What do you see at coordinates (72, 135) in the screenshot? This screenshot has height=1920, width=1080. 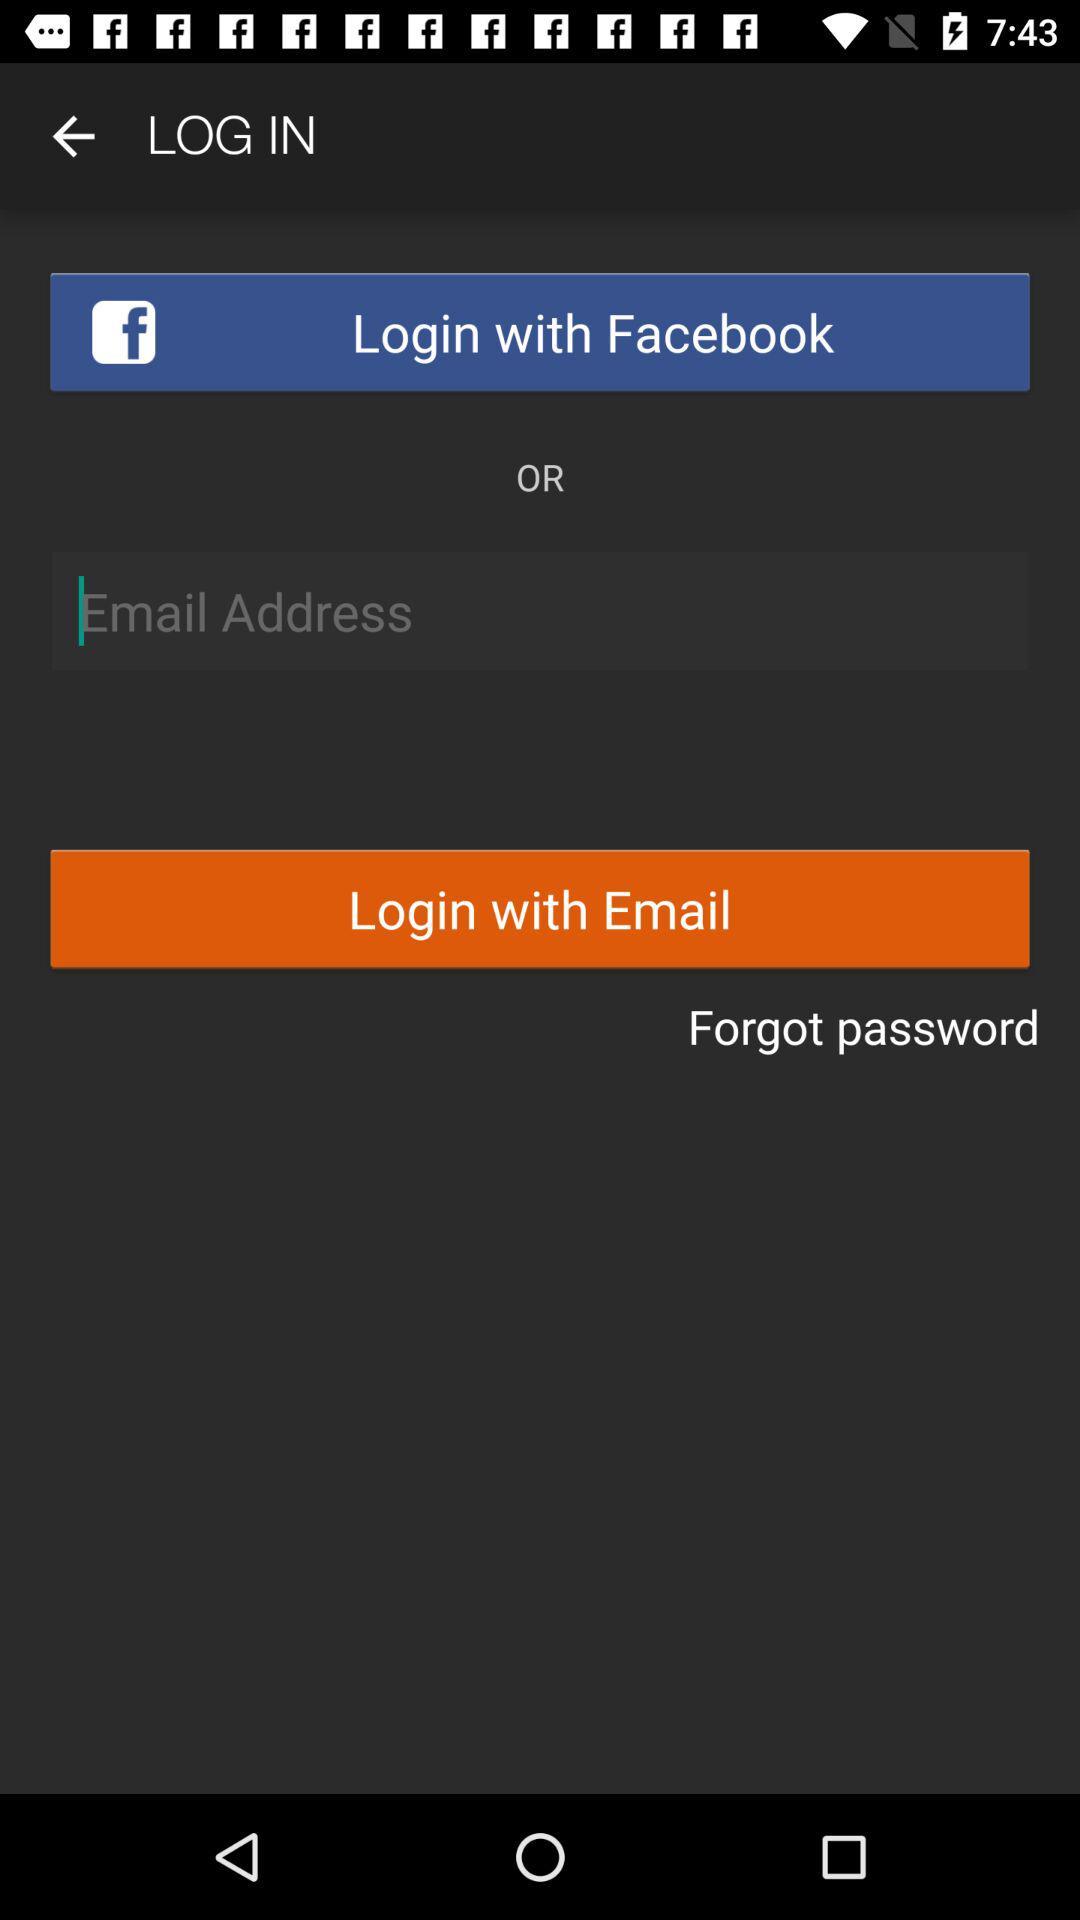 I see `item to the left of log in icon` at bounding box center [72, 135].